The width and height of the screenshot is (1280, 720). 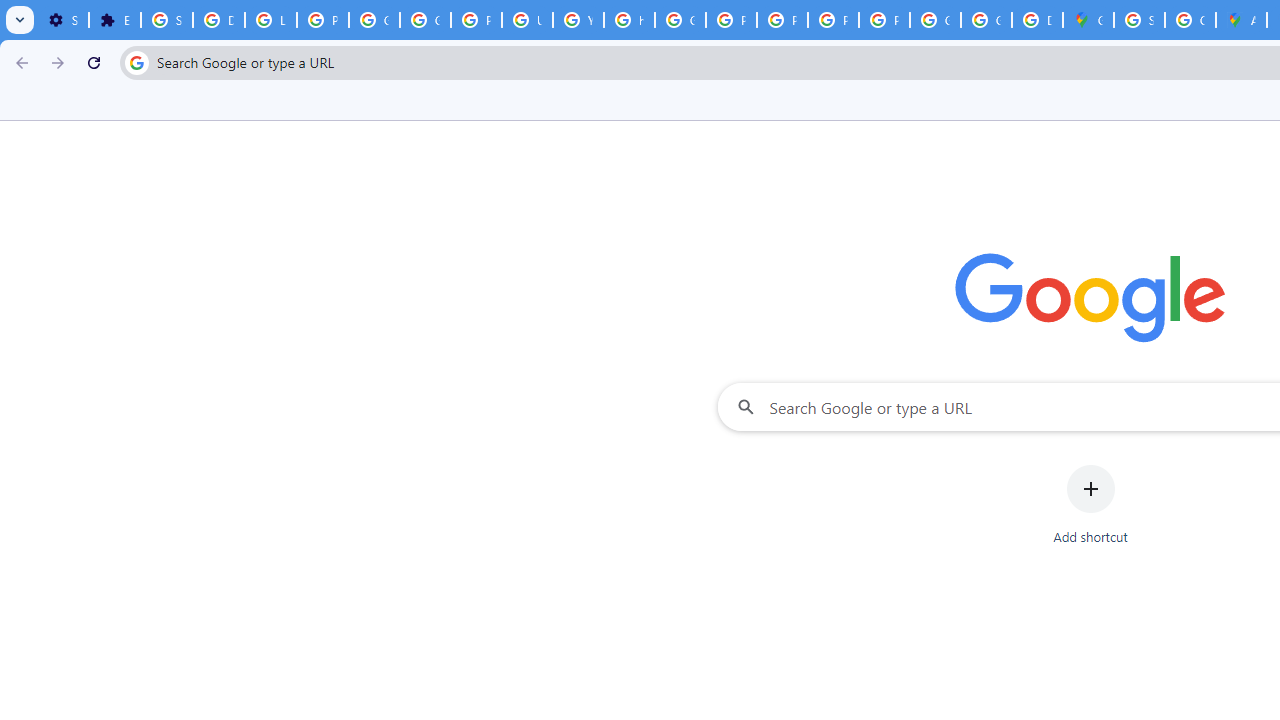 I want to click on 'Add shortcut', so click(x=1089, y=504).